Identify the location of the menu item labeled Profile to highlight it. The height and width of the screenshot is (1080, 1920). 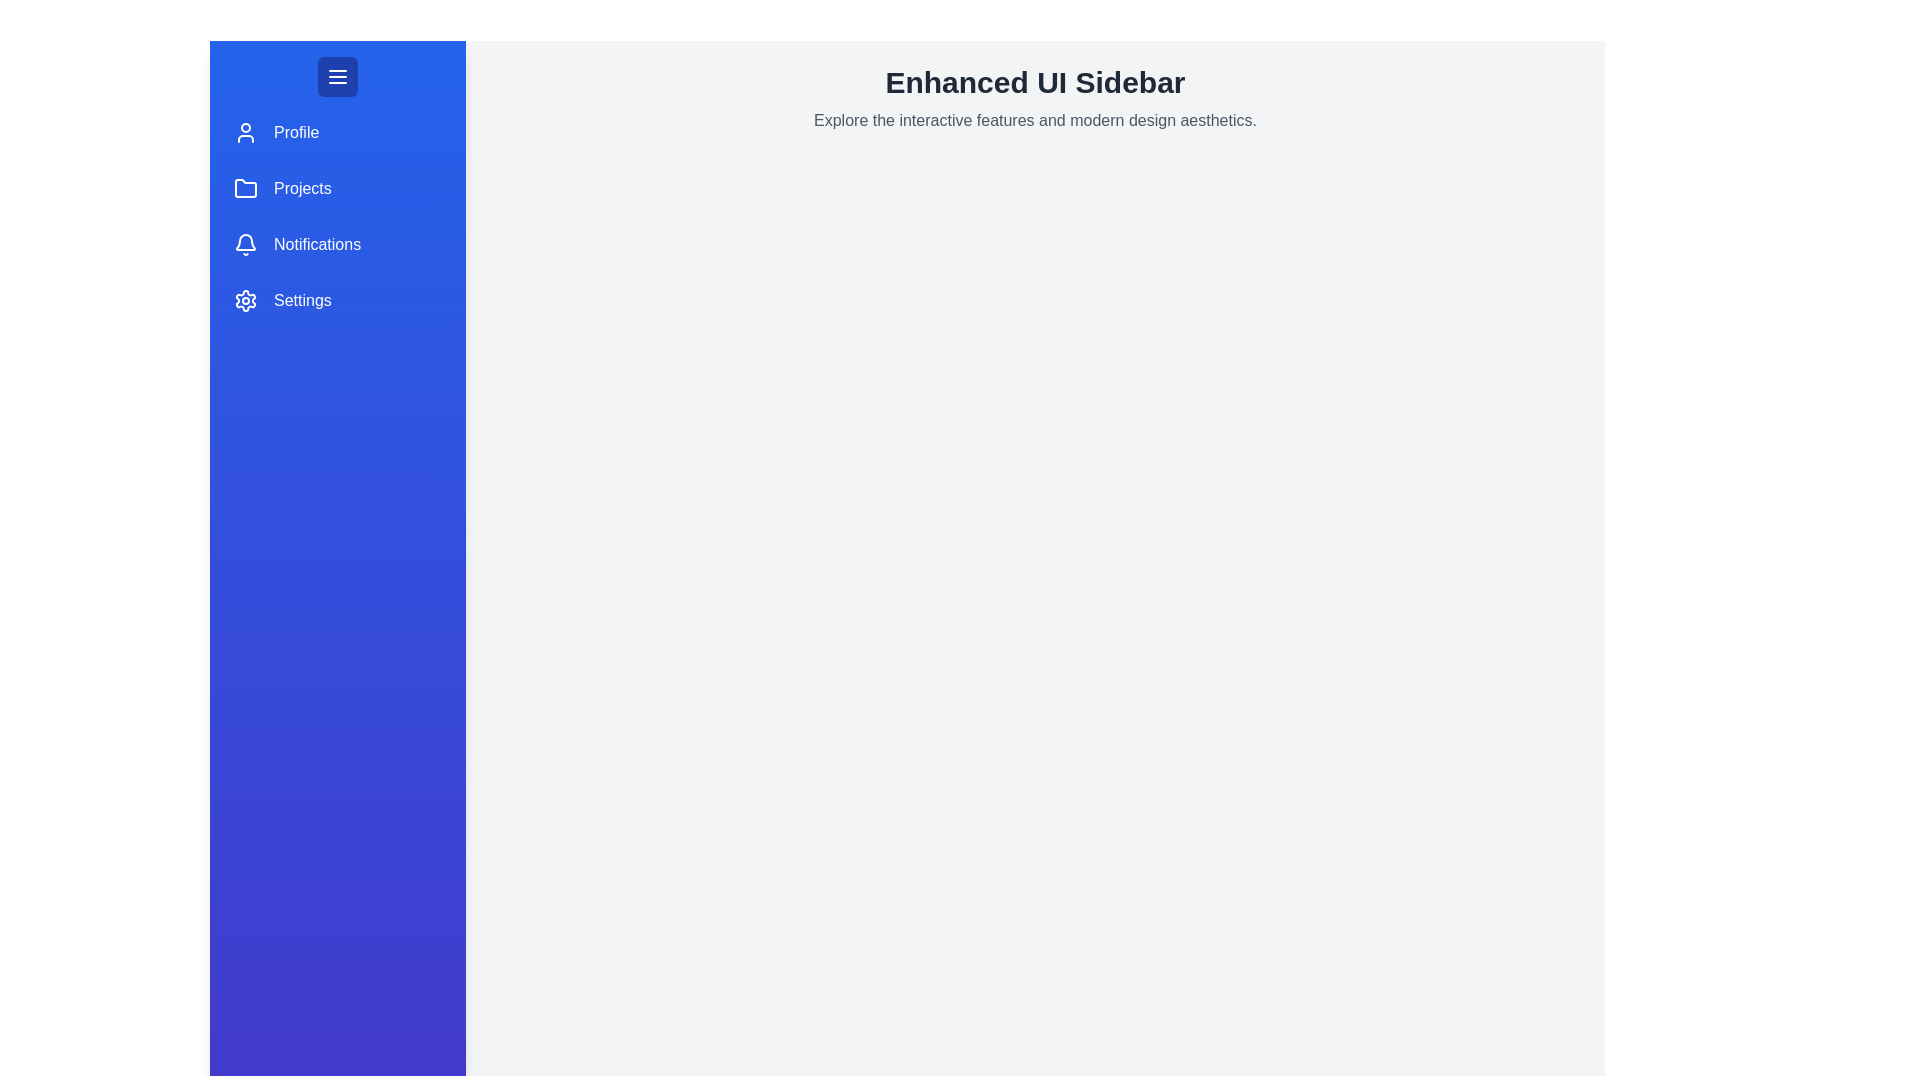
(337, 132).